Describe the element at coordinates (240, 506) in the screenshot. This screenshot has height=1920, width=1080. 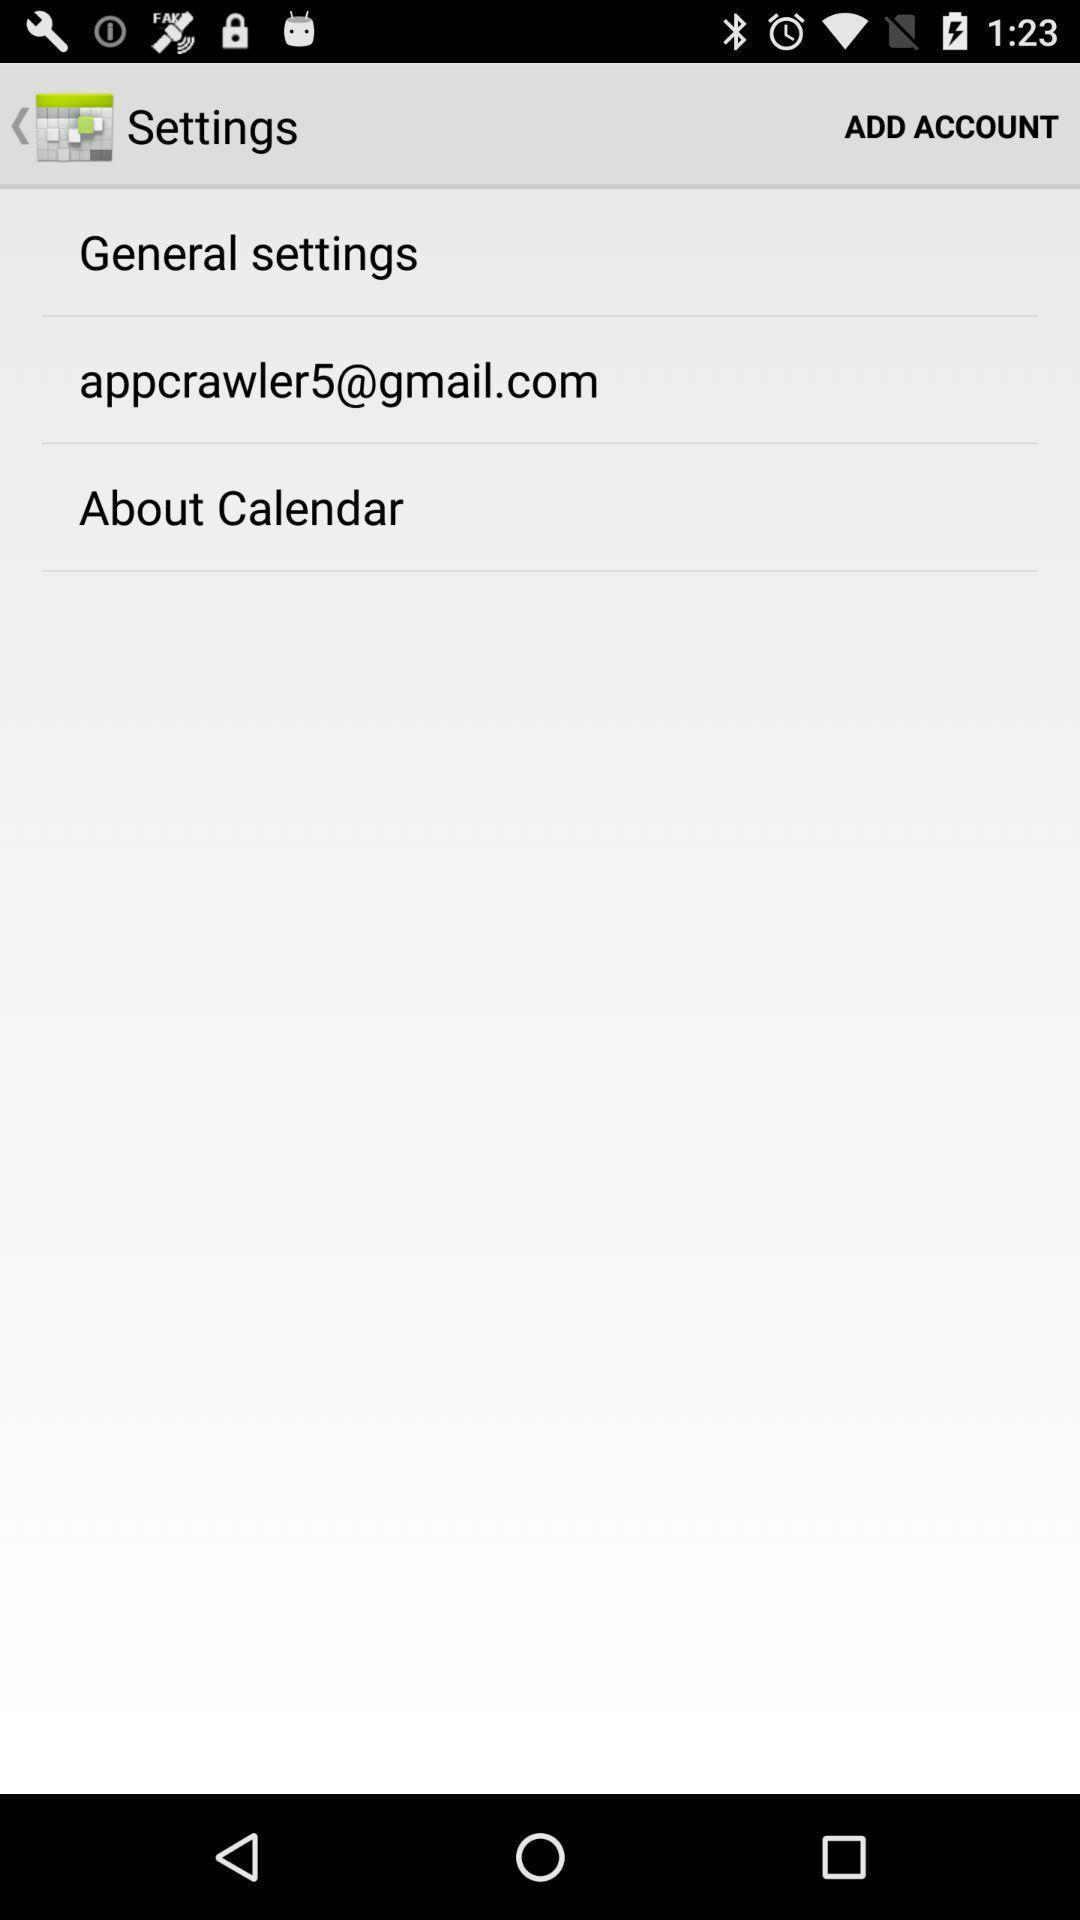
I see `the icon below appcrawler5@gmail.com icon` at that location.